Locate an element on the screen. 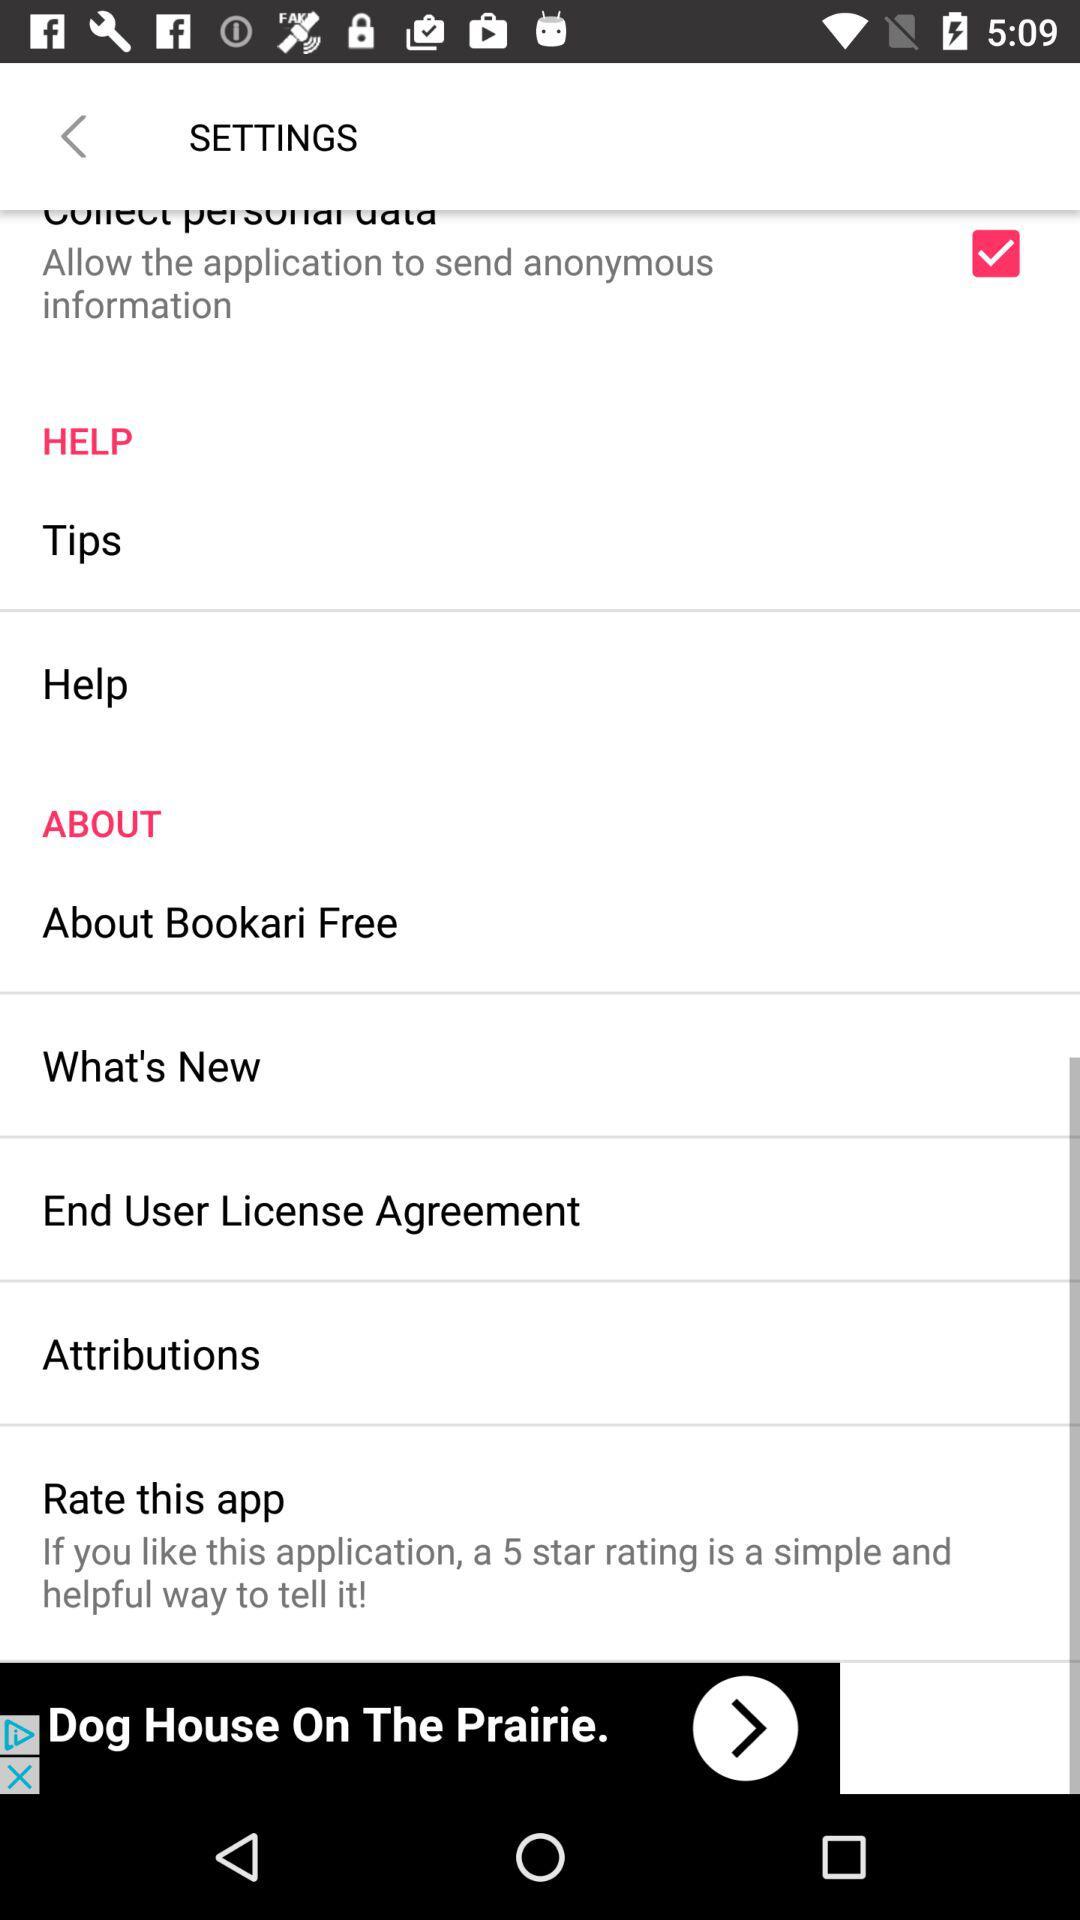 The image size is (1080, 1920). go back is located at coordinates (72, 135).